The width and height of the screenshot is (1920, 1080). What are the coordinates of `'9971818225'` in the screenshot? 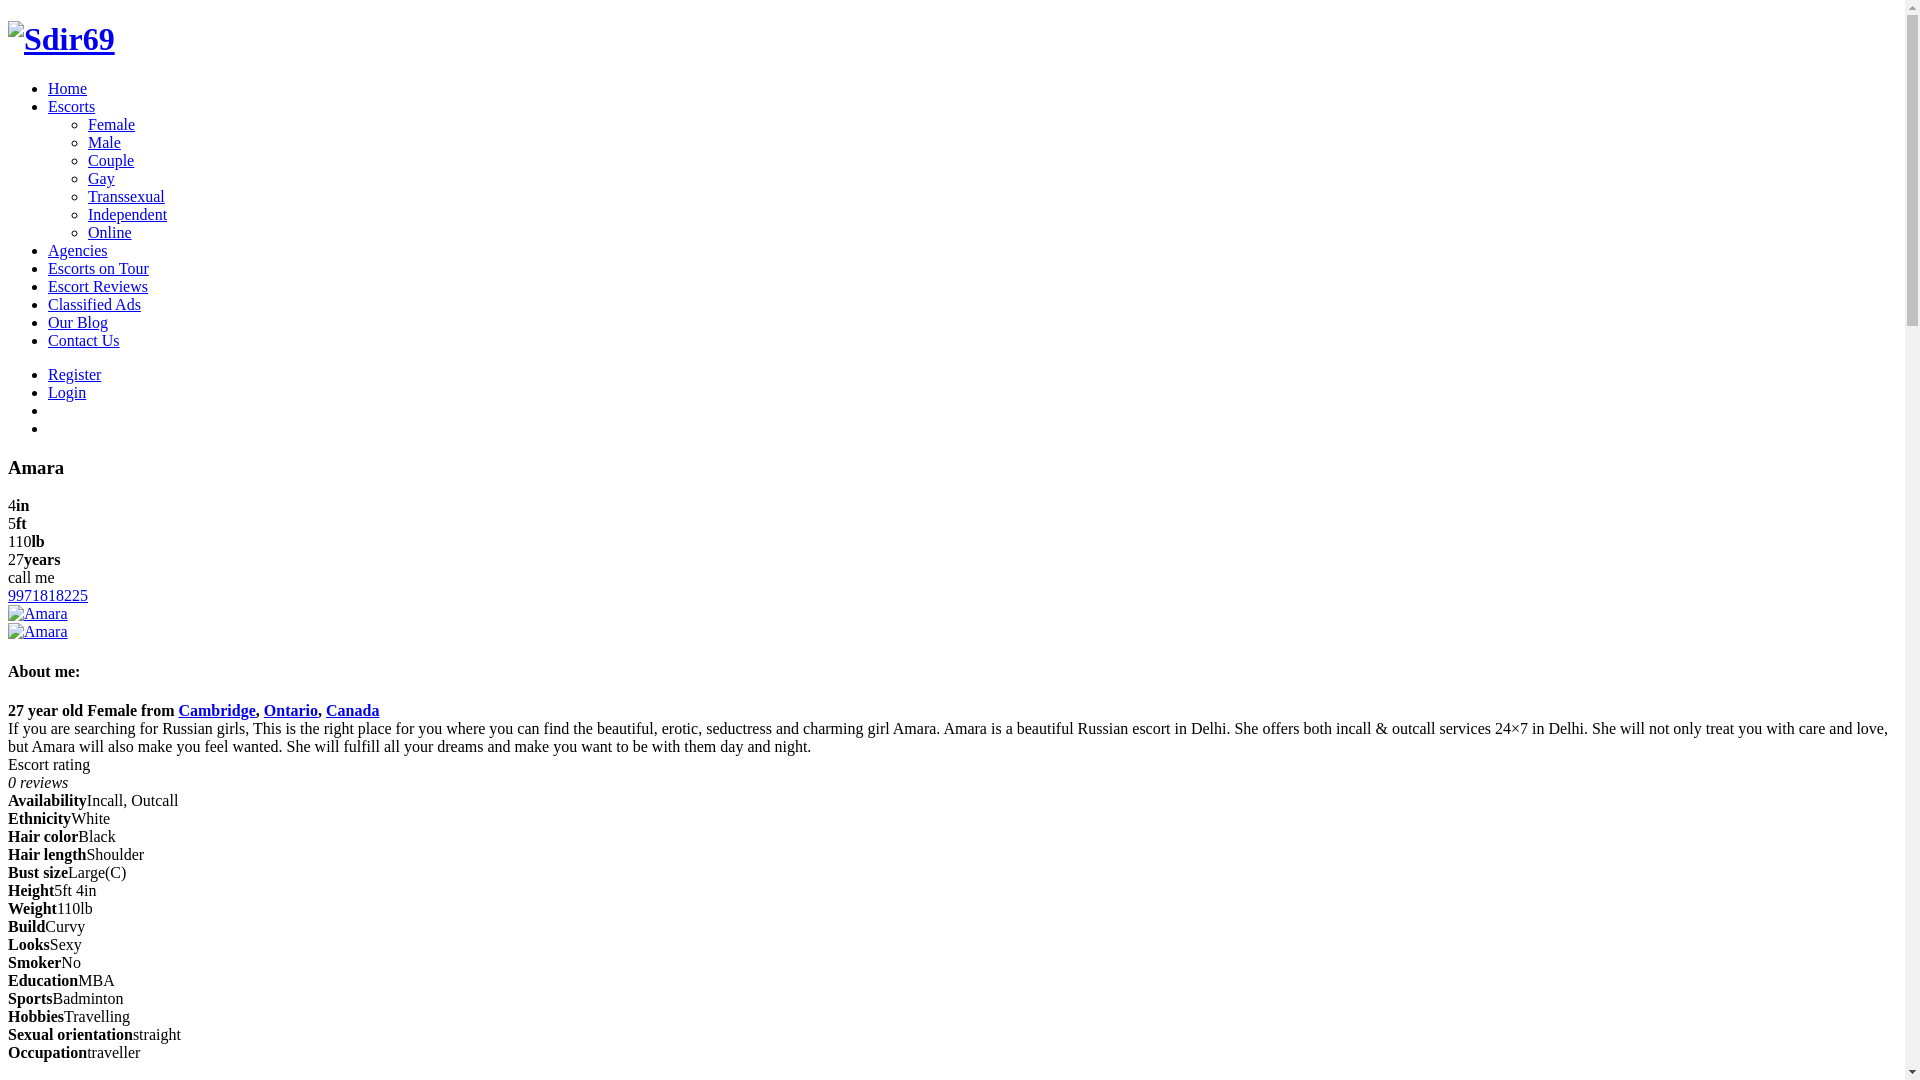 It's located at (48, 594).